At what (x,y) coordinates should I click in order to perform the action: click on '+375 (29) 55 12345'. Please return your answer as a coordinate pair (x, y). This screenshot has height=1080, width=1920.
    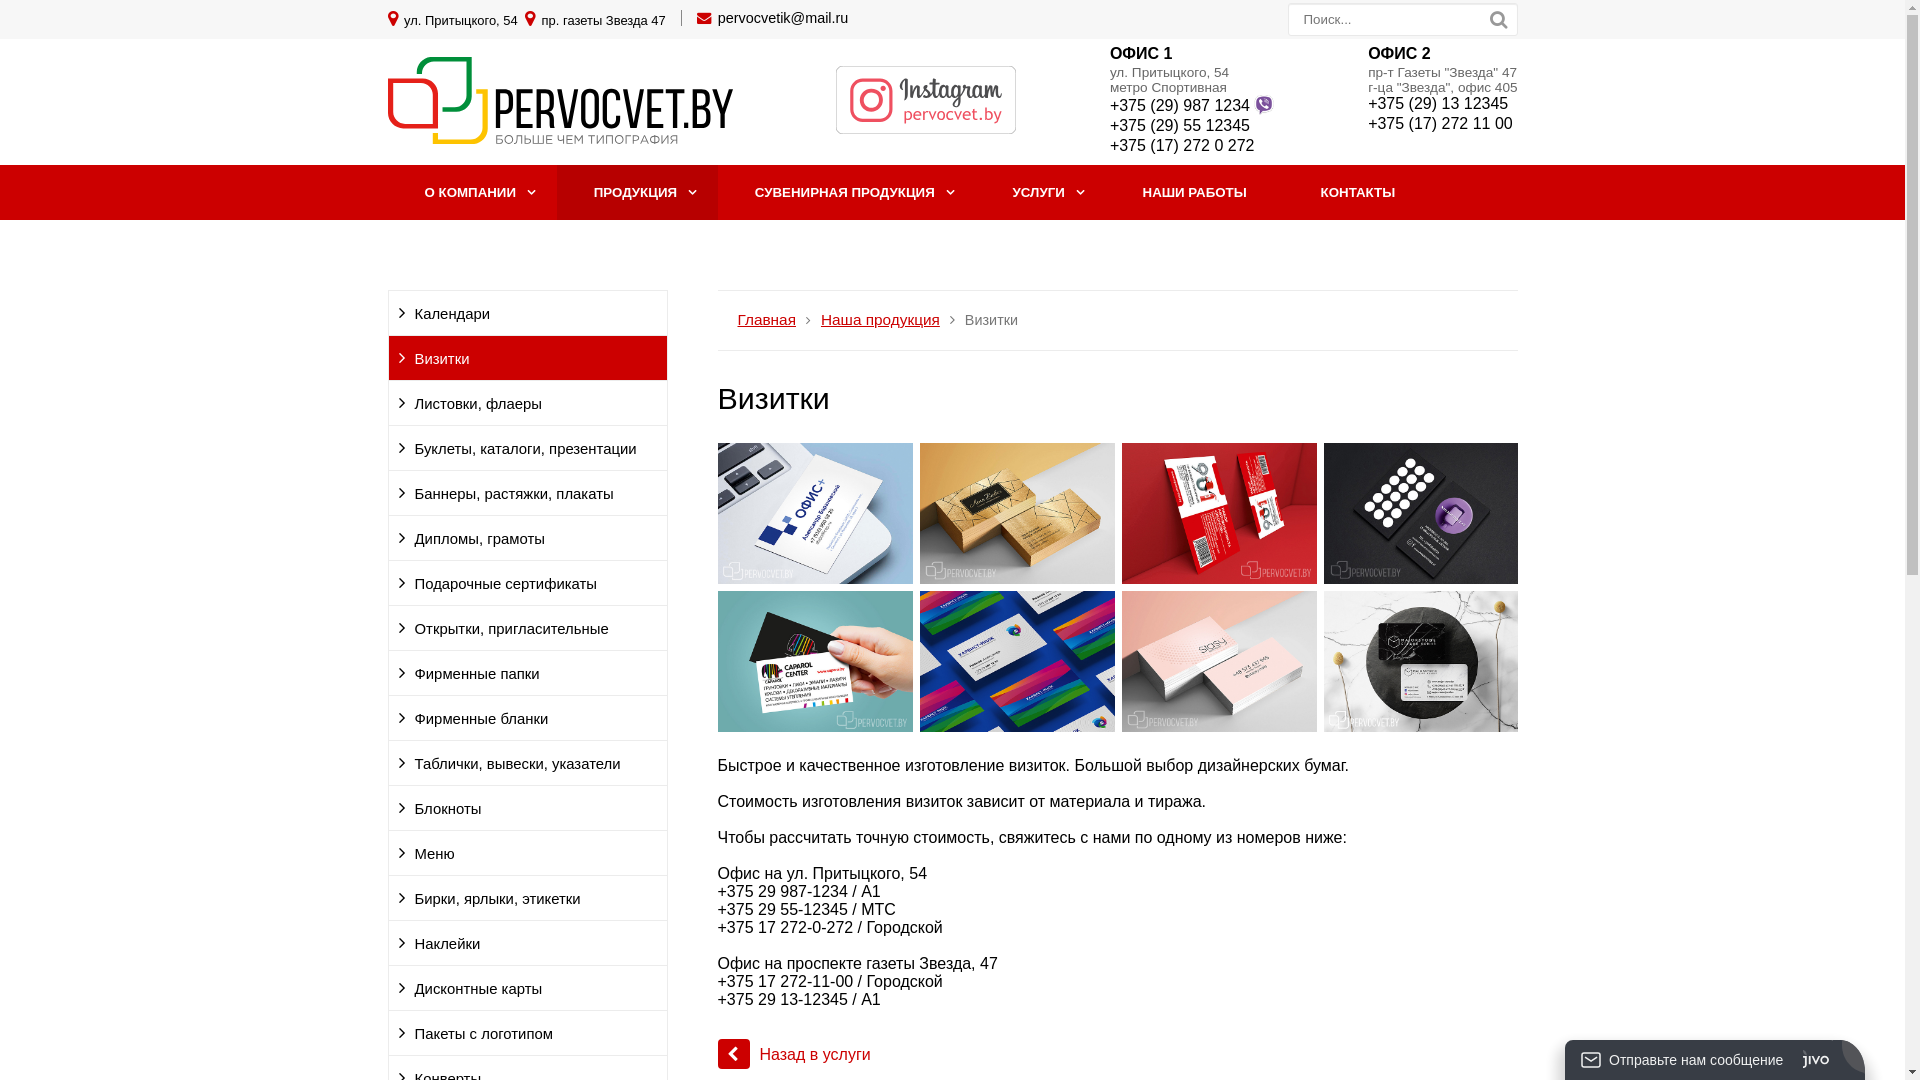
    Looking at the image, I should click on (1108, 125).